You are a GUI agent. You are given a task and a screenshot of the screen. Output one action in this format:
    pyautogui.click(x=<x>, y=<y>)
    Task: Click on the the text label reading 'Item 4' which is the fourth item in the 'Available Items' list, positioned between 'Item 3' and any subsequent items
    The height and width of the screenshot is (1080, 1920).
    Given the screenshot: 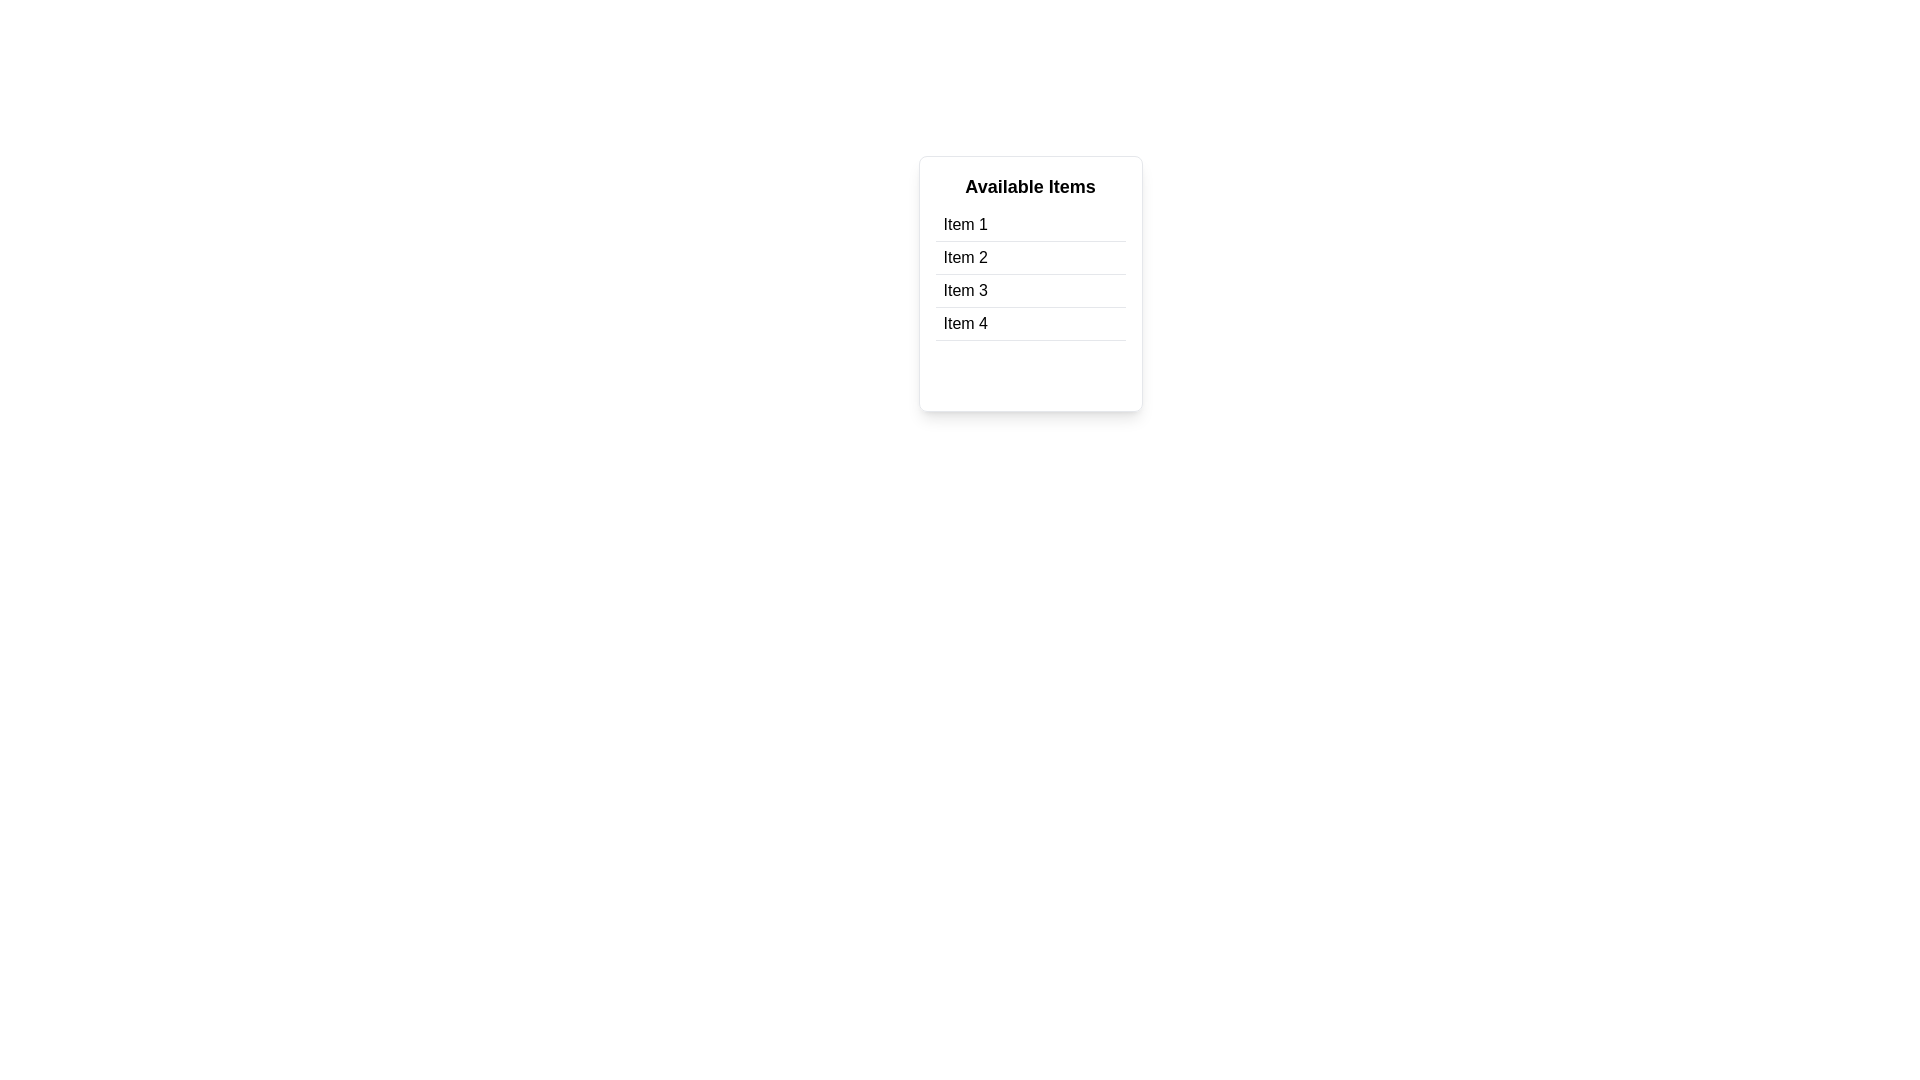 What is the action you would take?
    pyautogui.click(x=965, y=323)
    